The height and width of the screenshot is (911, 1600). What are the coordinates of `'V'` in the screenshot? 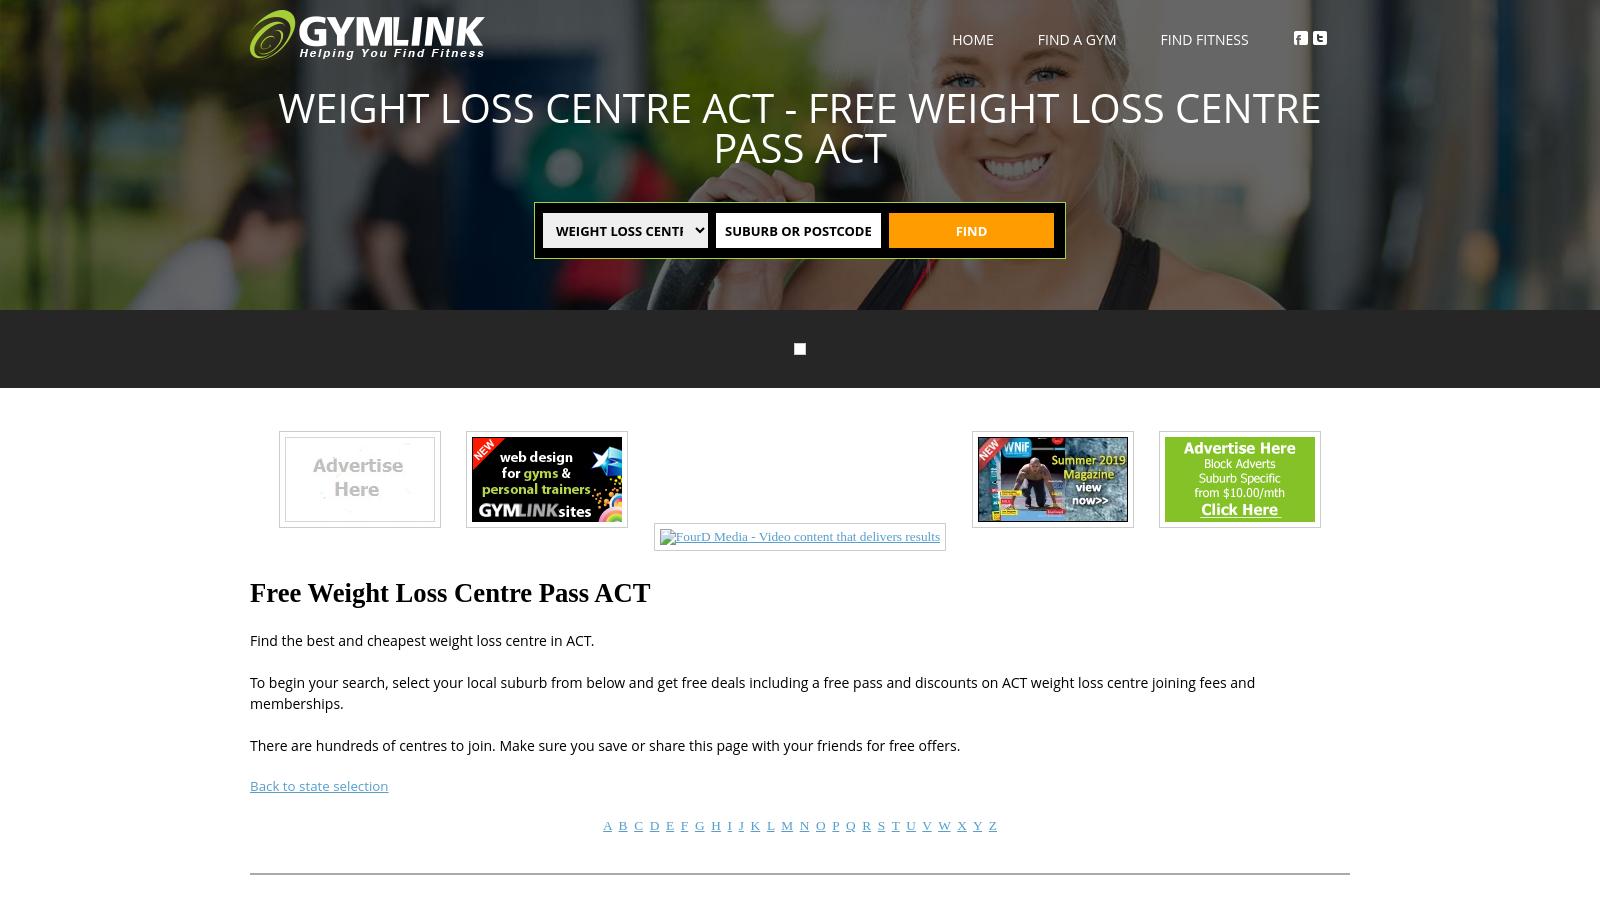 It's located at (925, 823).